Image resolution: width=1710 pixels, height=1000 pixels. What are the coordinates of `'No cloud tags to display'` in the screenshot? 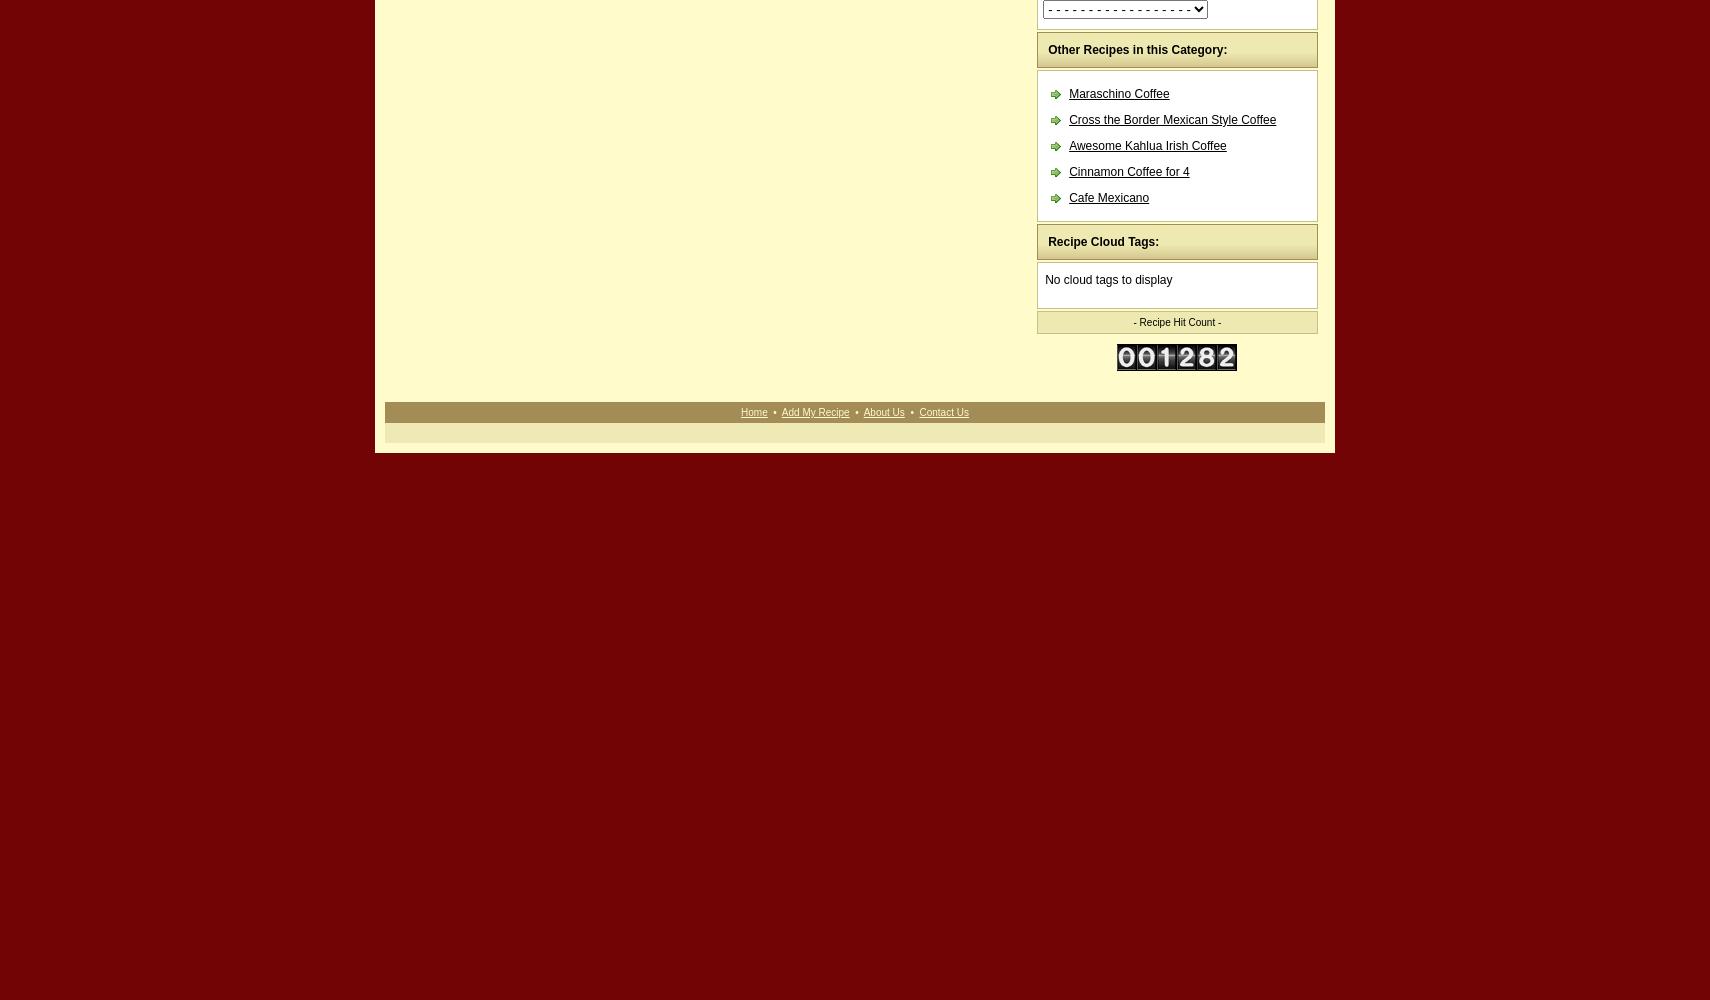 It's located at (1107, 280).